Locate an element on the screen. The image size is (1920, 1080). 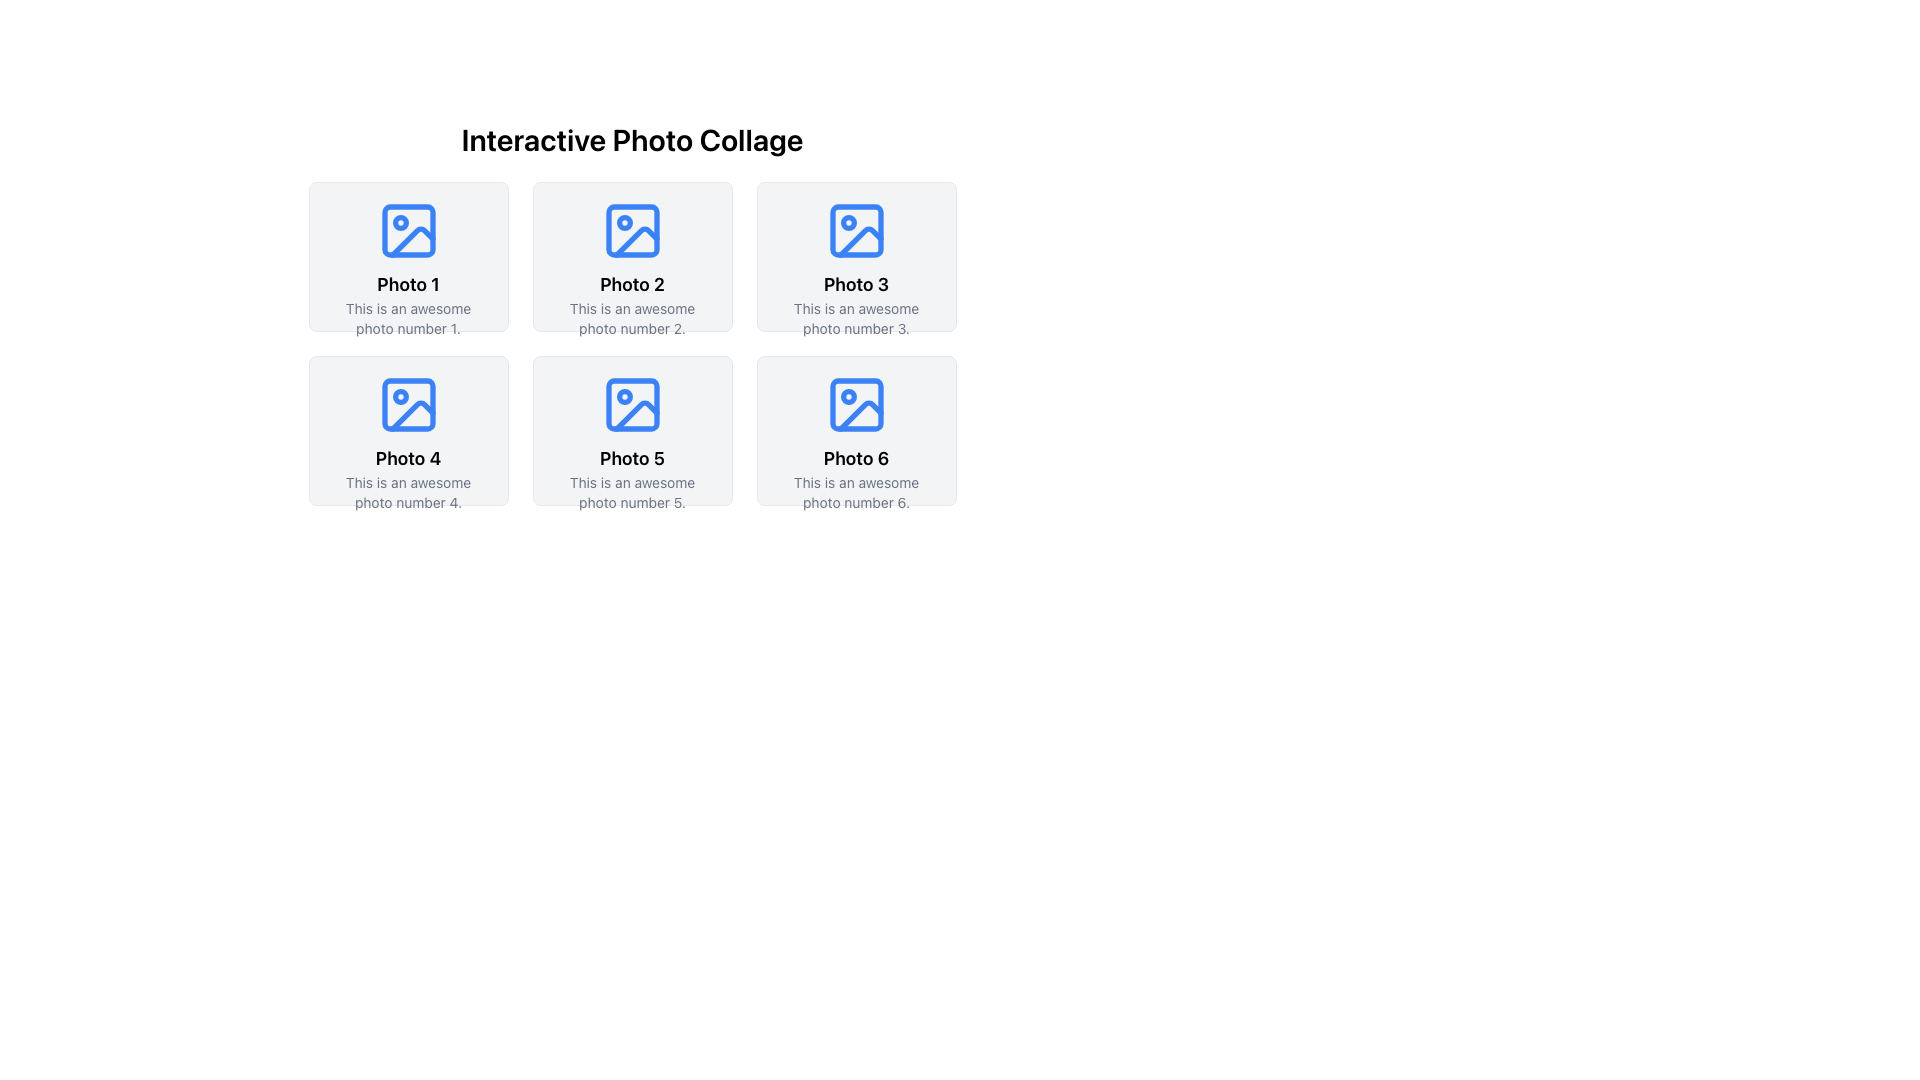
the small rectangular shape with rounded corners that is part of the 'Photo 3' SVG image icon, which has no visible fill and is outlined by a border is located at coordinates (856, 230).